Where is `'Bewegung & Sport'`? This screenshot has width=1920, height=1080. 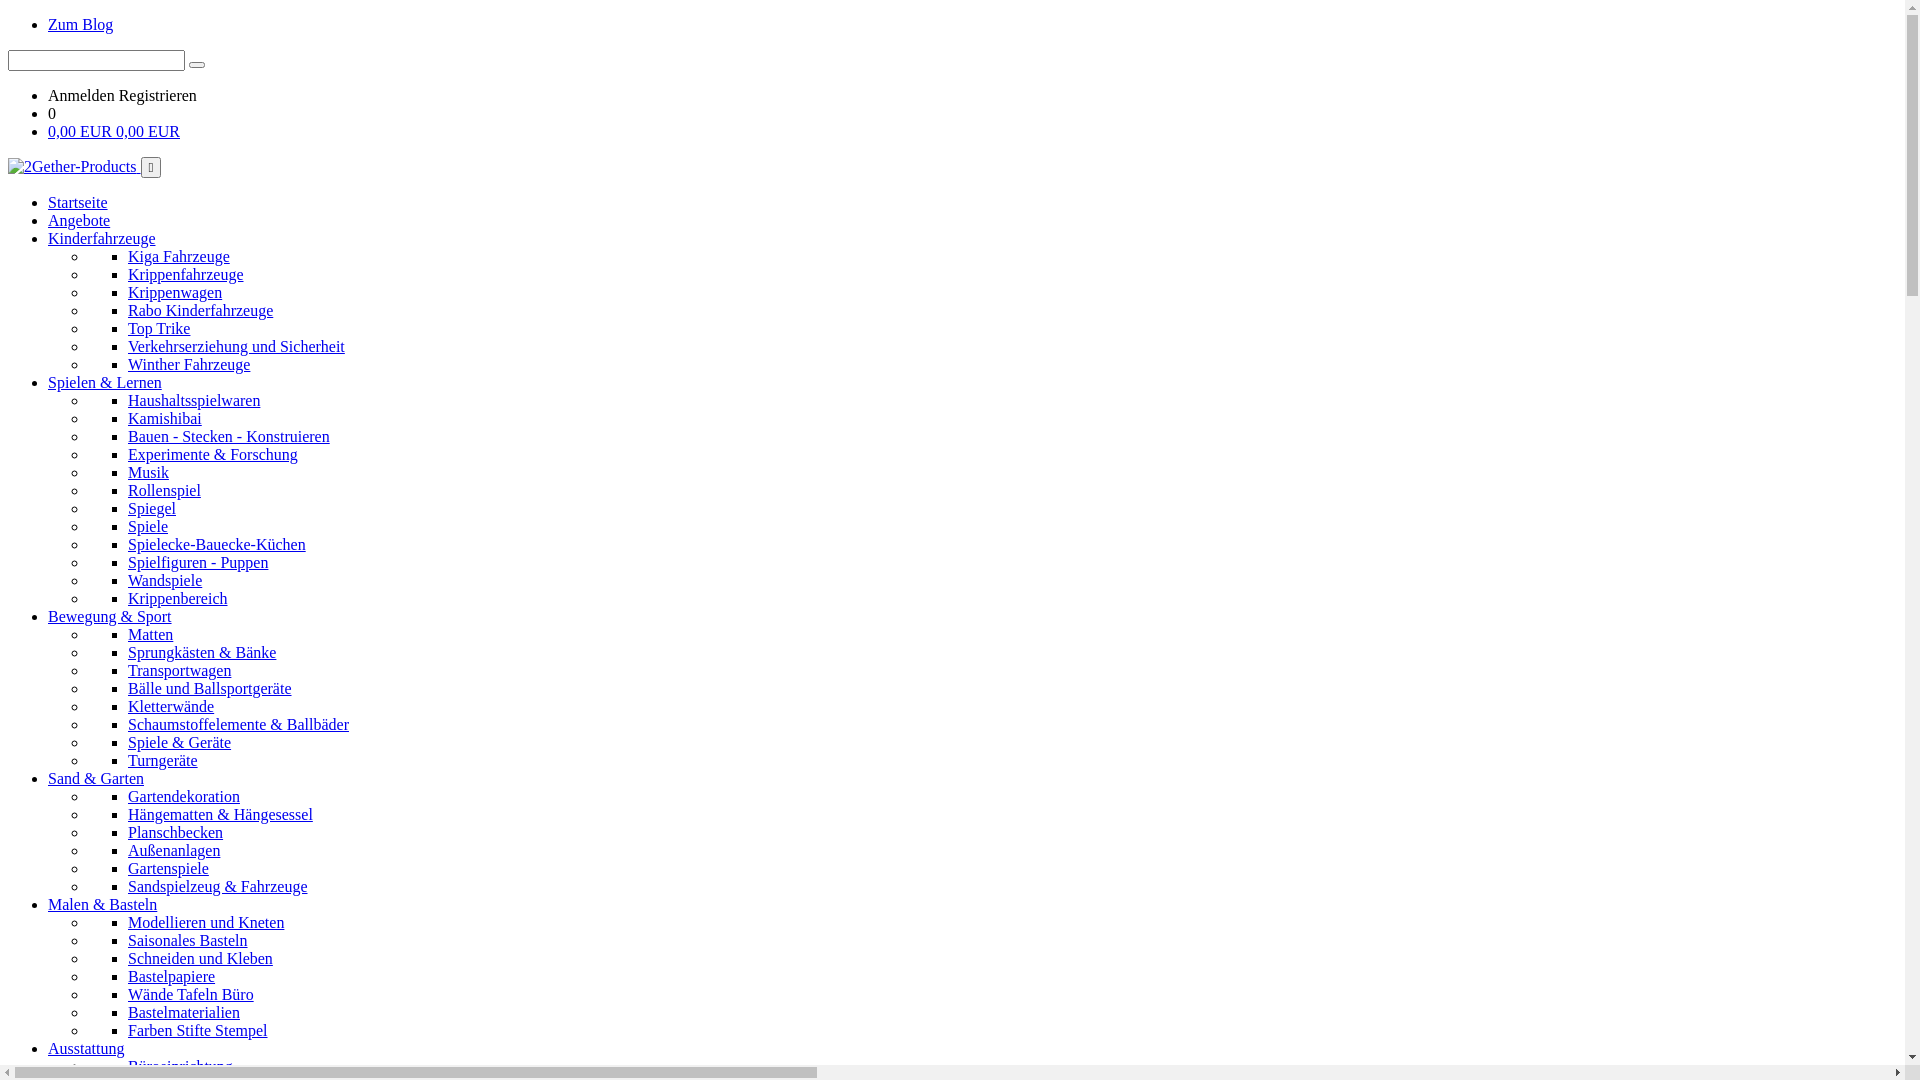 'Bewegung & Sport' is located at coordinates (109, 615).